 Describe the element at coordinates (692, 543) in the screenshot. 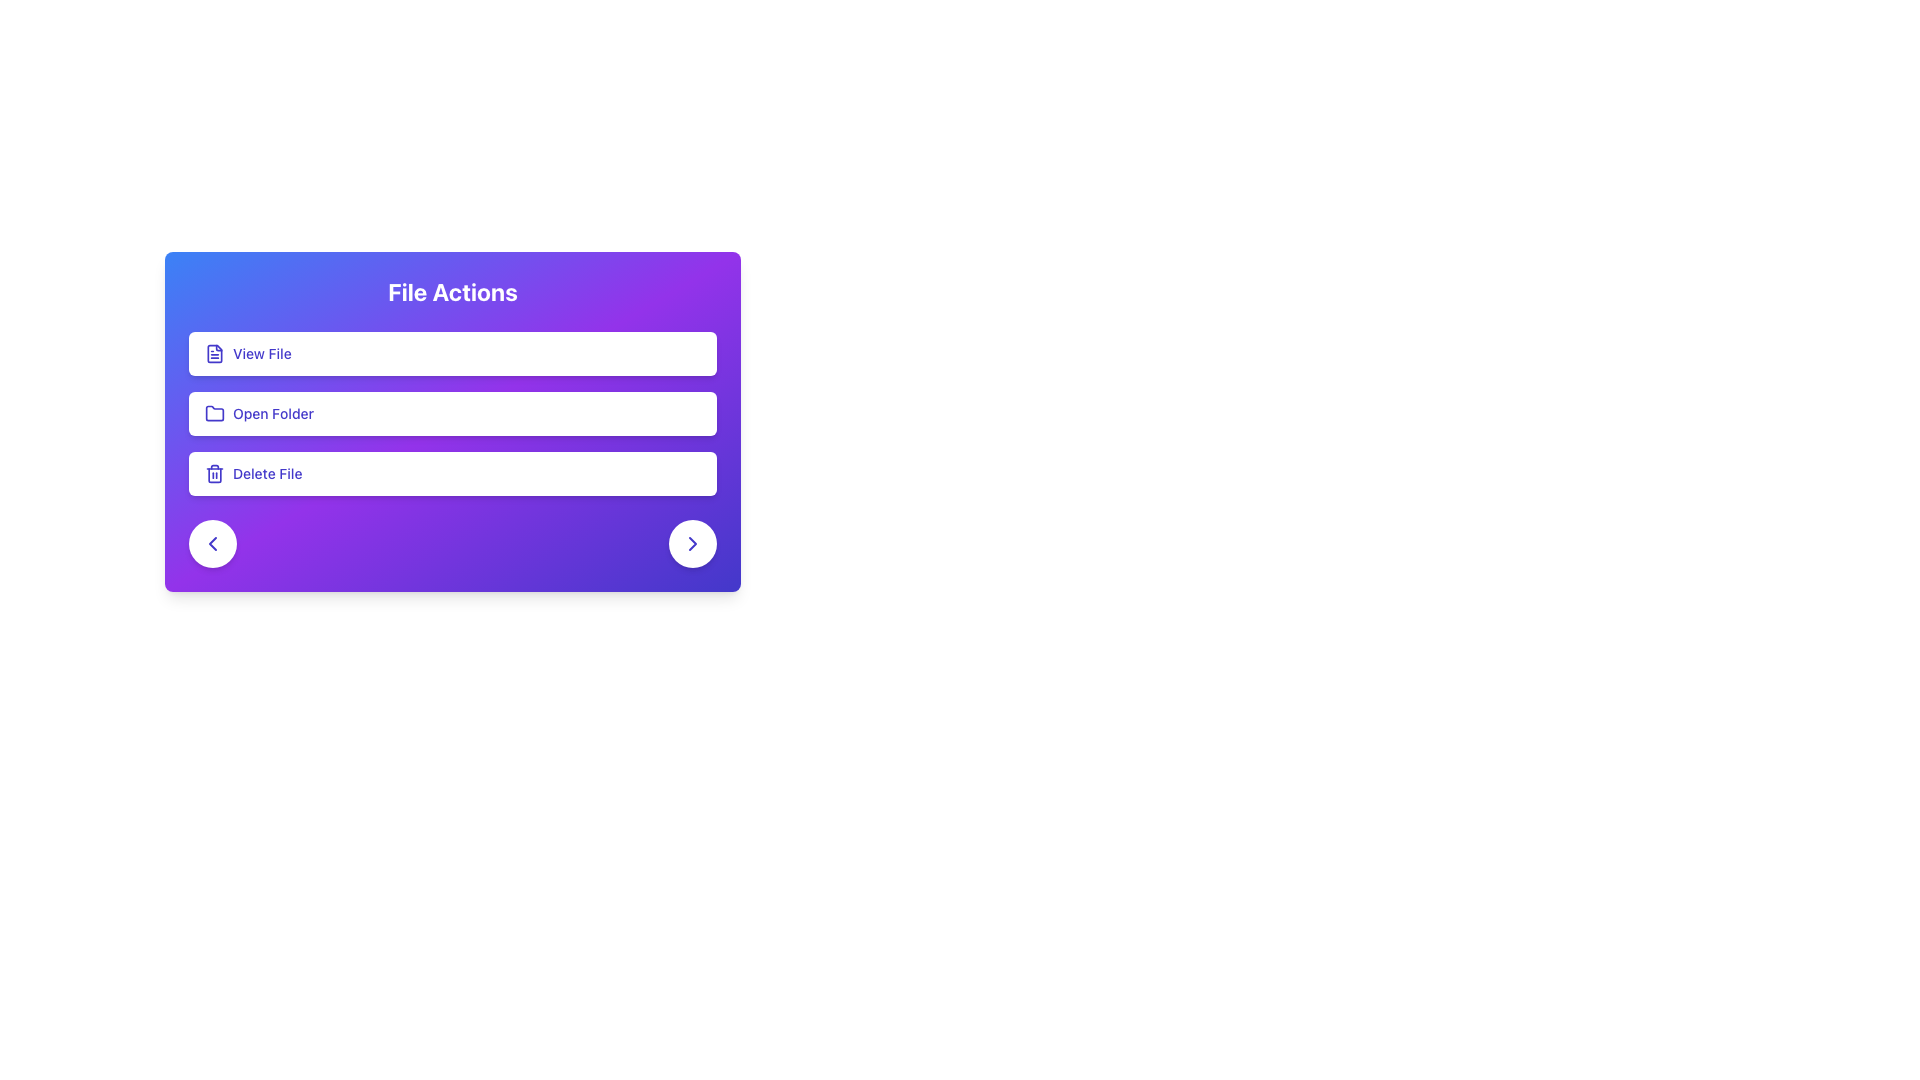

I see `the white circular button with a purple background, which is the rightmost button in a horizontal pair located in the lower-right corner of a purple rectangular card` at that location.